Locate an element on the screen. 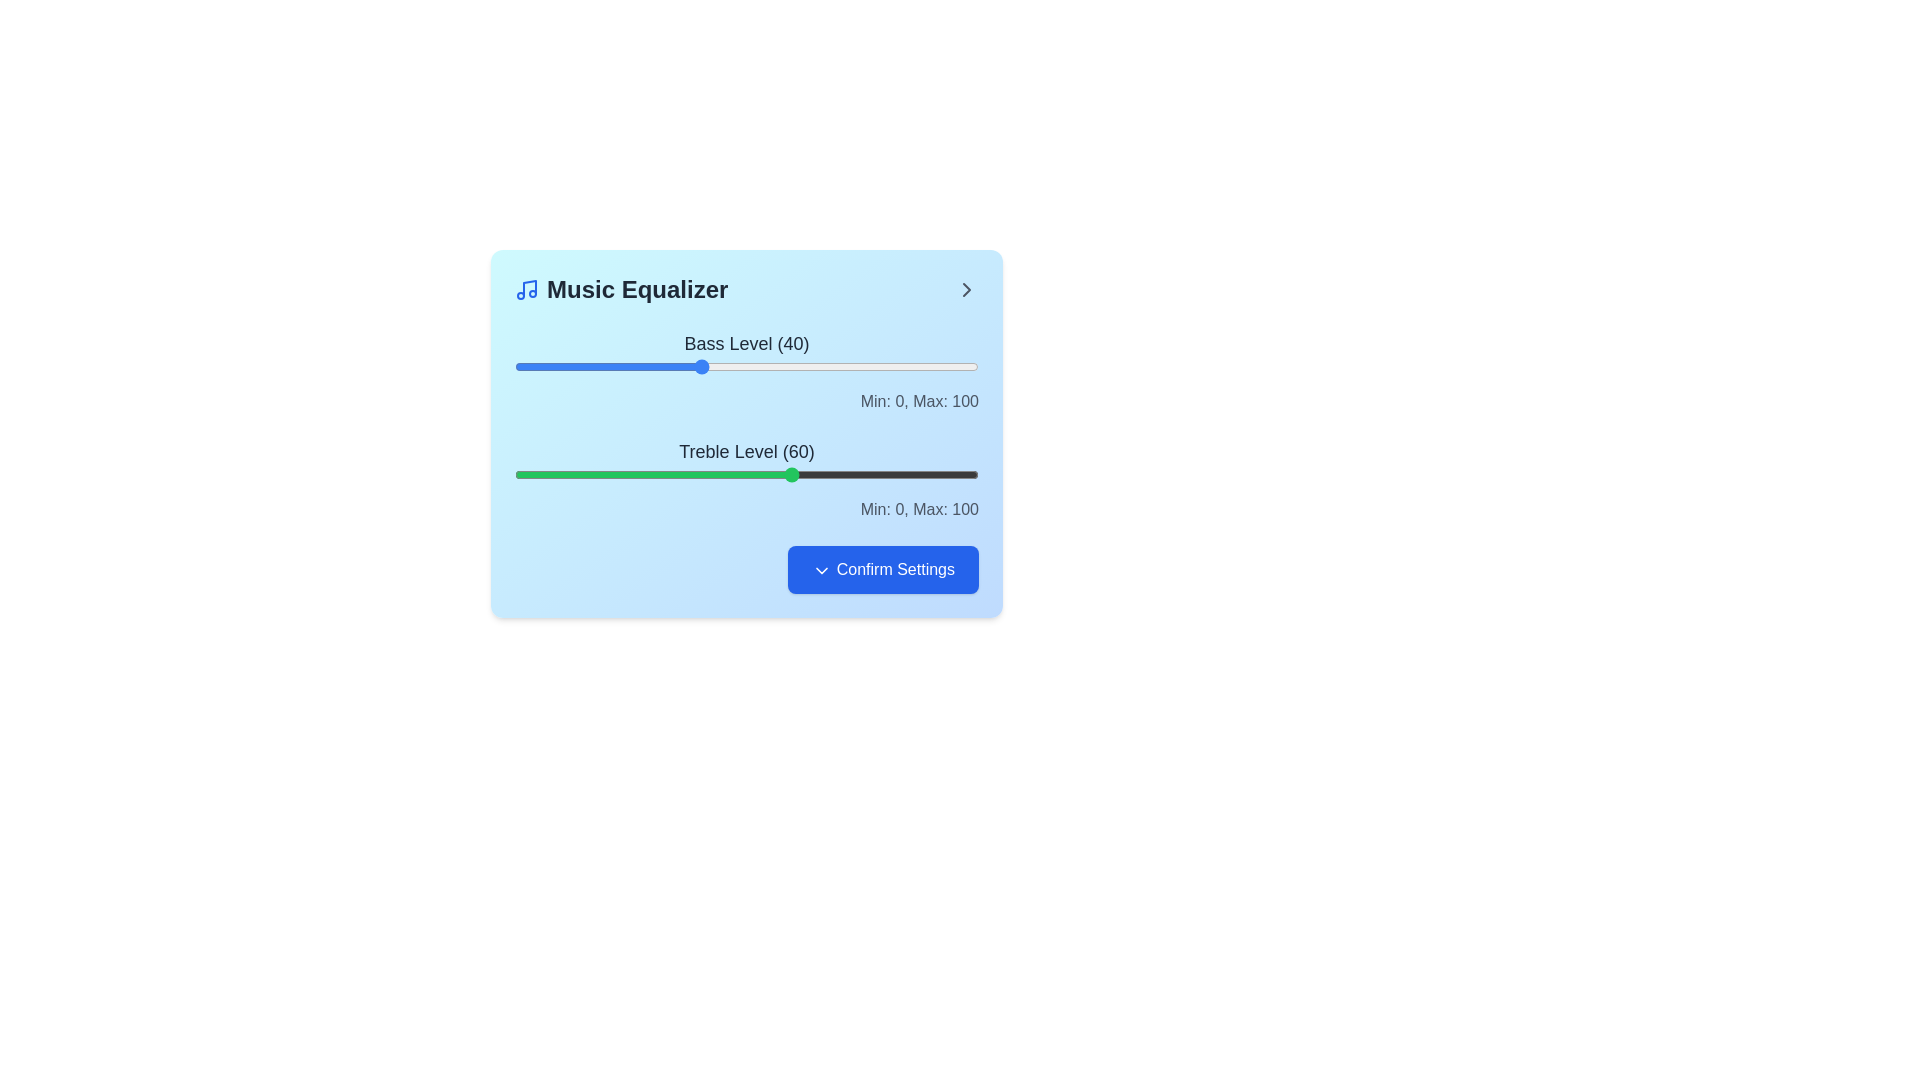 The height and width of the screenshot is (1080, 1920). the 'Treble Level (60)' slider, which is a green-accented slider located below the 'Bass Level (40)' slider and above the 'Confirm Settings' button in the 'Music Equalizer' section is located at coordinates (746, 479).